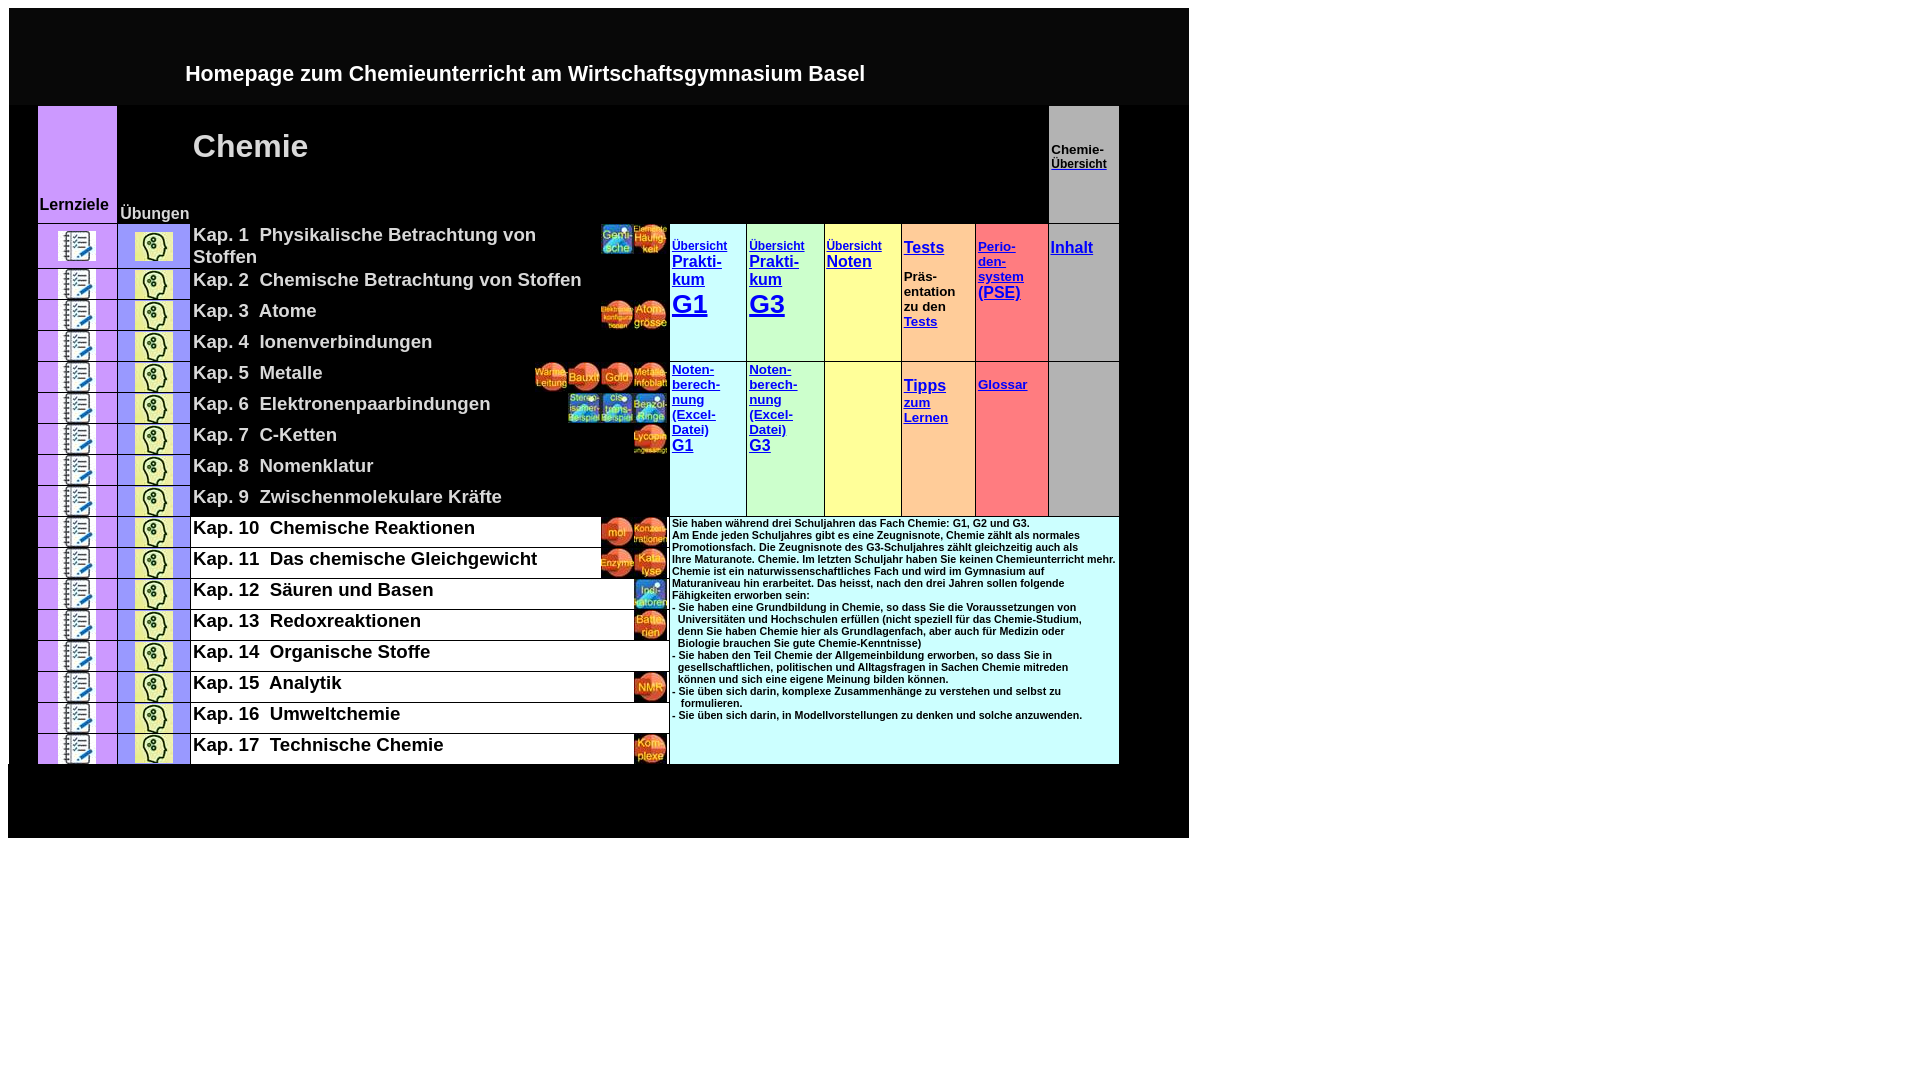  I want to click on 'den-', so click(992, 260).